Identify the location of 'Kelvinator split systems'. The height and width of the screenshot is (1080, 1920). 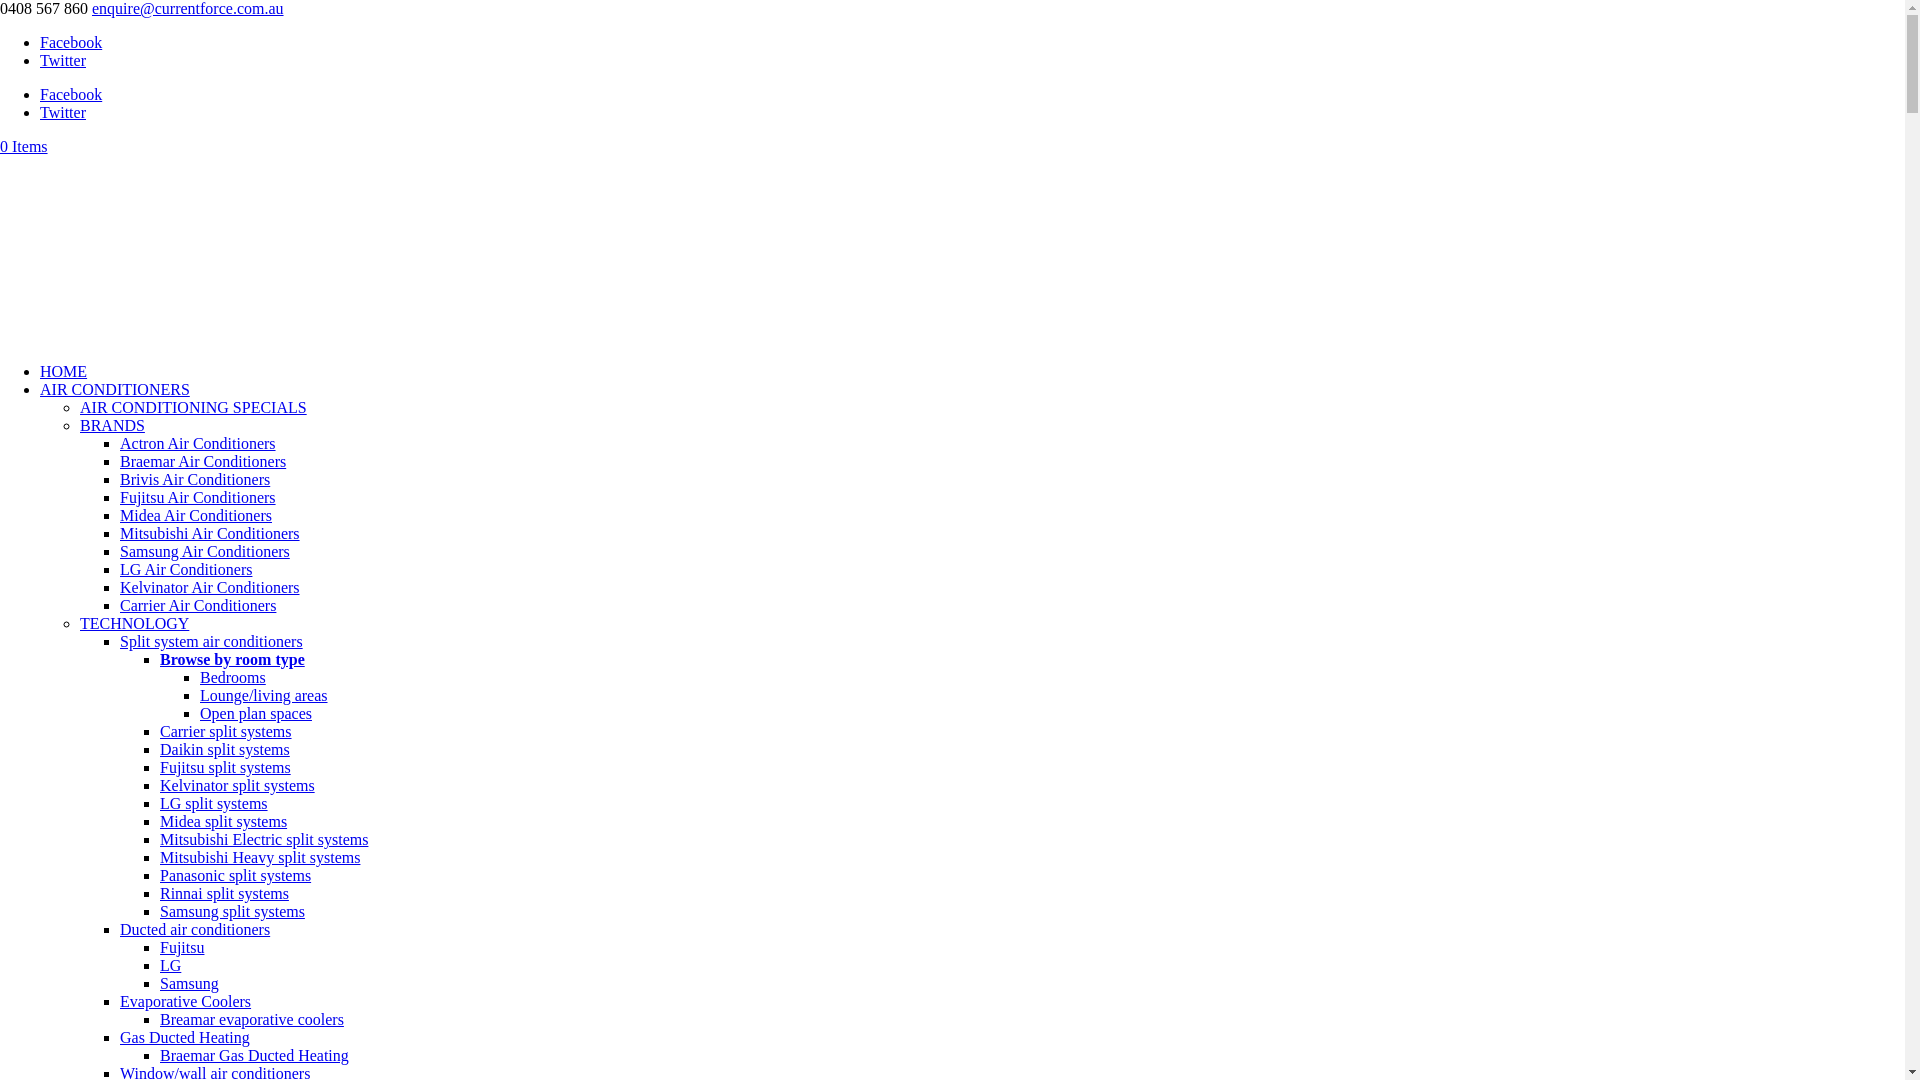
(237, 784).